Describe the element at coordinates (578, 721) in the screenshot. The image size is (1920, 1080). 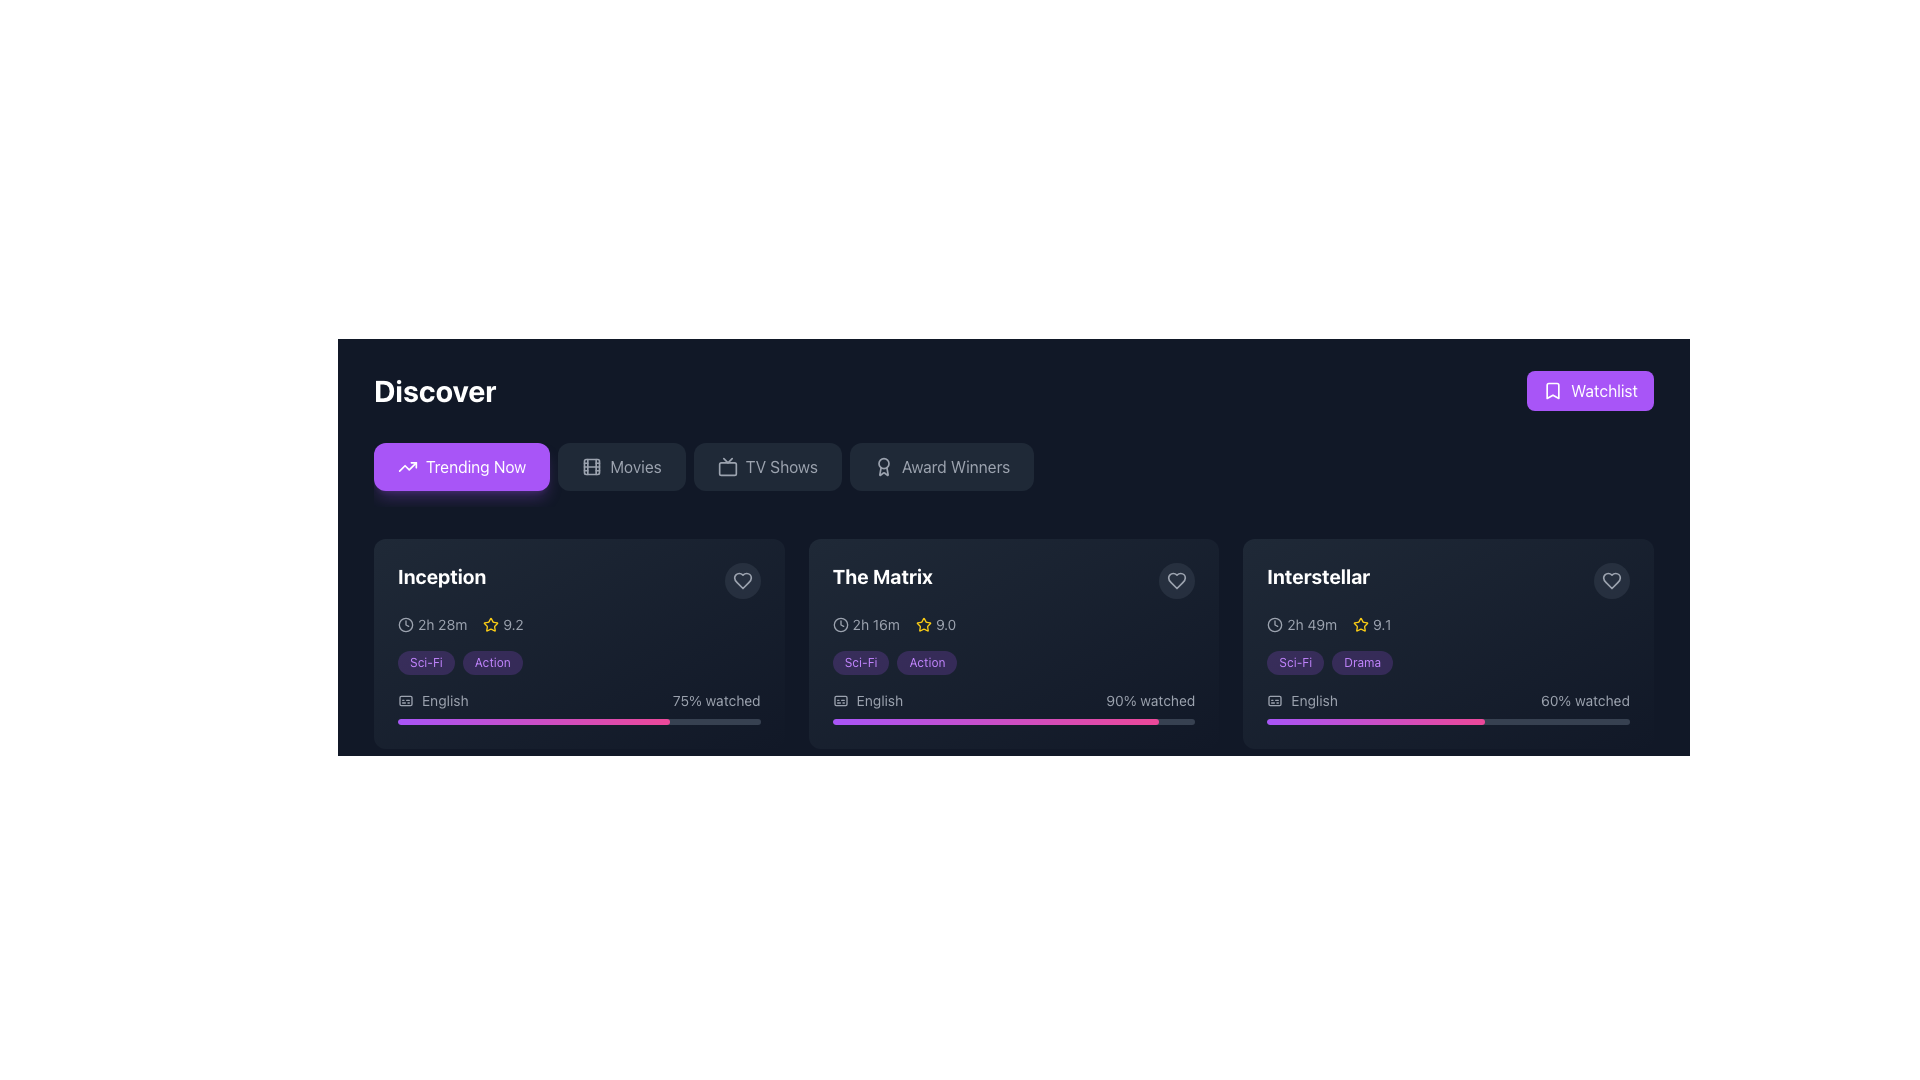
I see `the progress bar indicating that 75% of the movie 'Inception' has been watched, located below the 'English' text and the '75% watched' label` at that location.